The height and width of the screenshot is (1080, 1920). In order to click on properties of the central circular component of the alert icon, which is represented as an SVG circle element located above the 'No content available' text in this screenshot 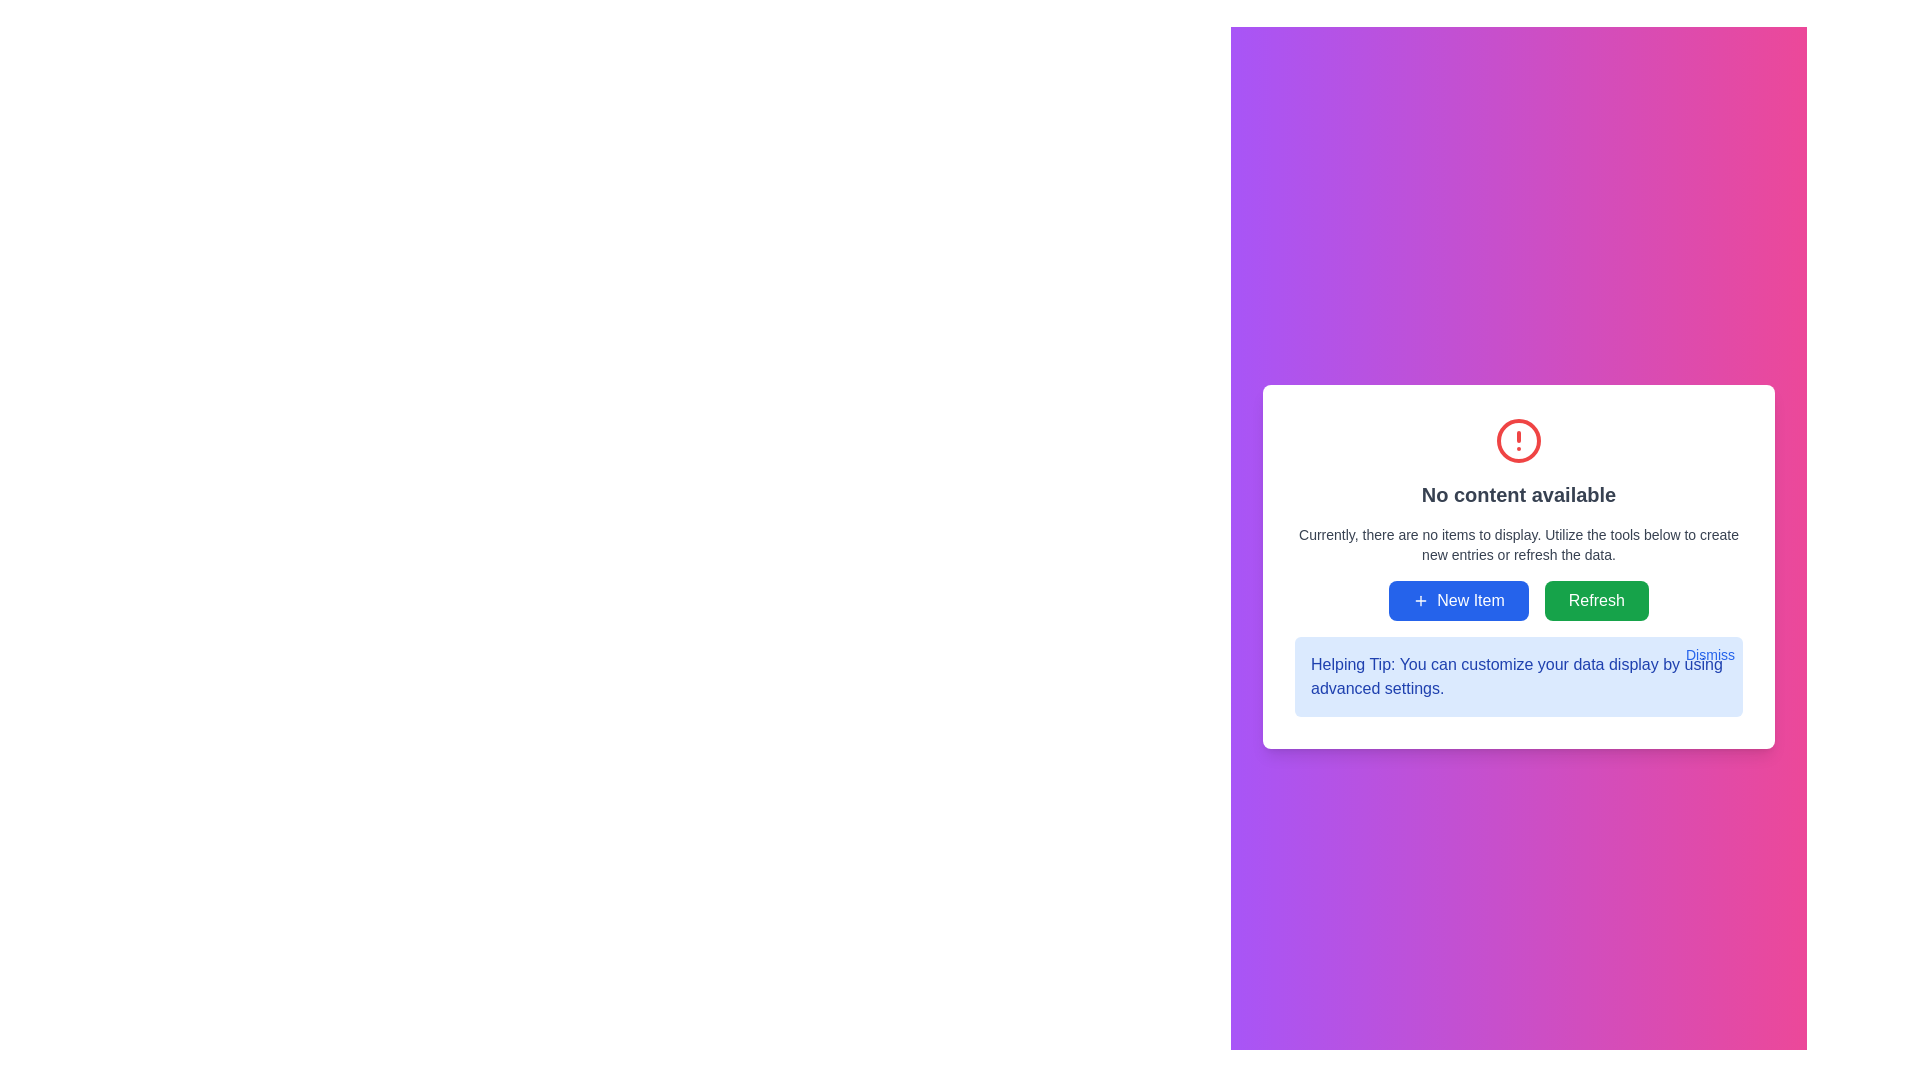, I will do `click(1518, 439)`.